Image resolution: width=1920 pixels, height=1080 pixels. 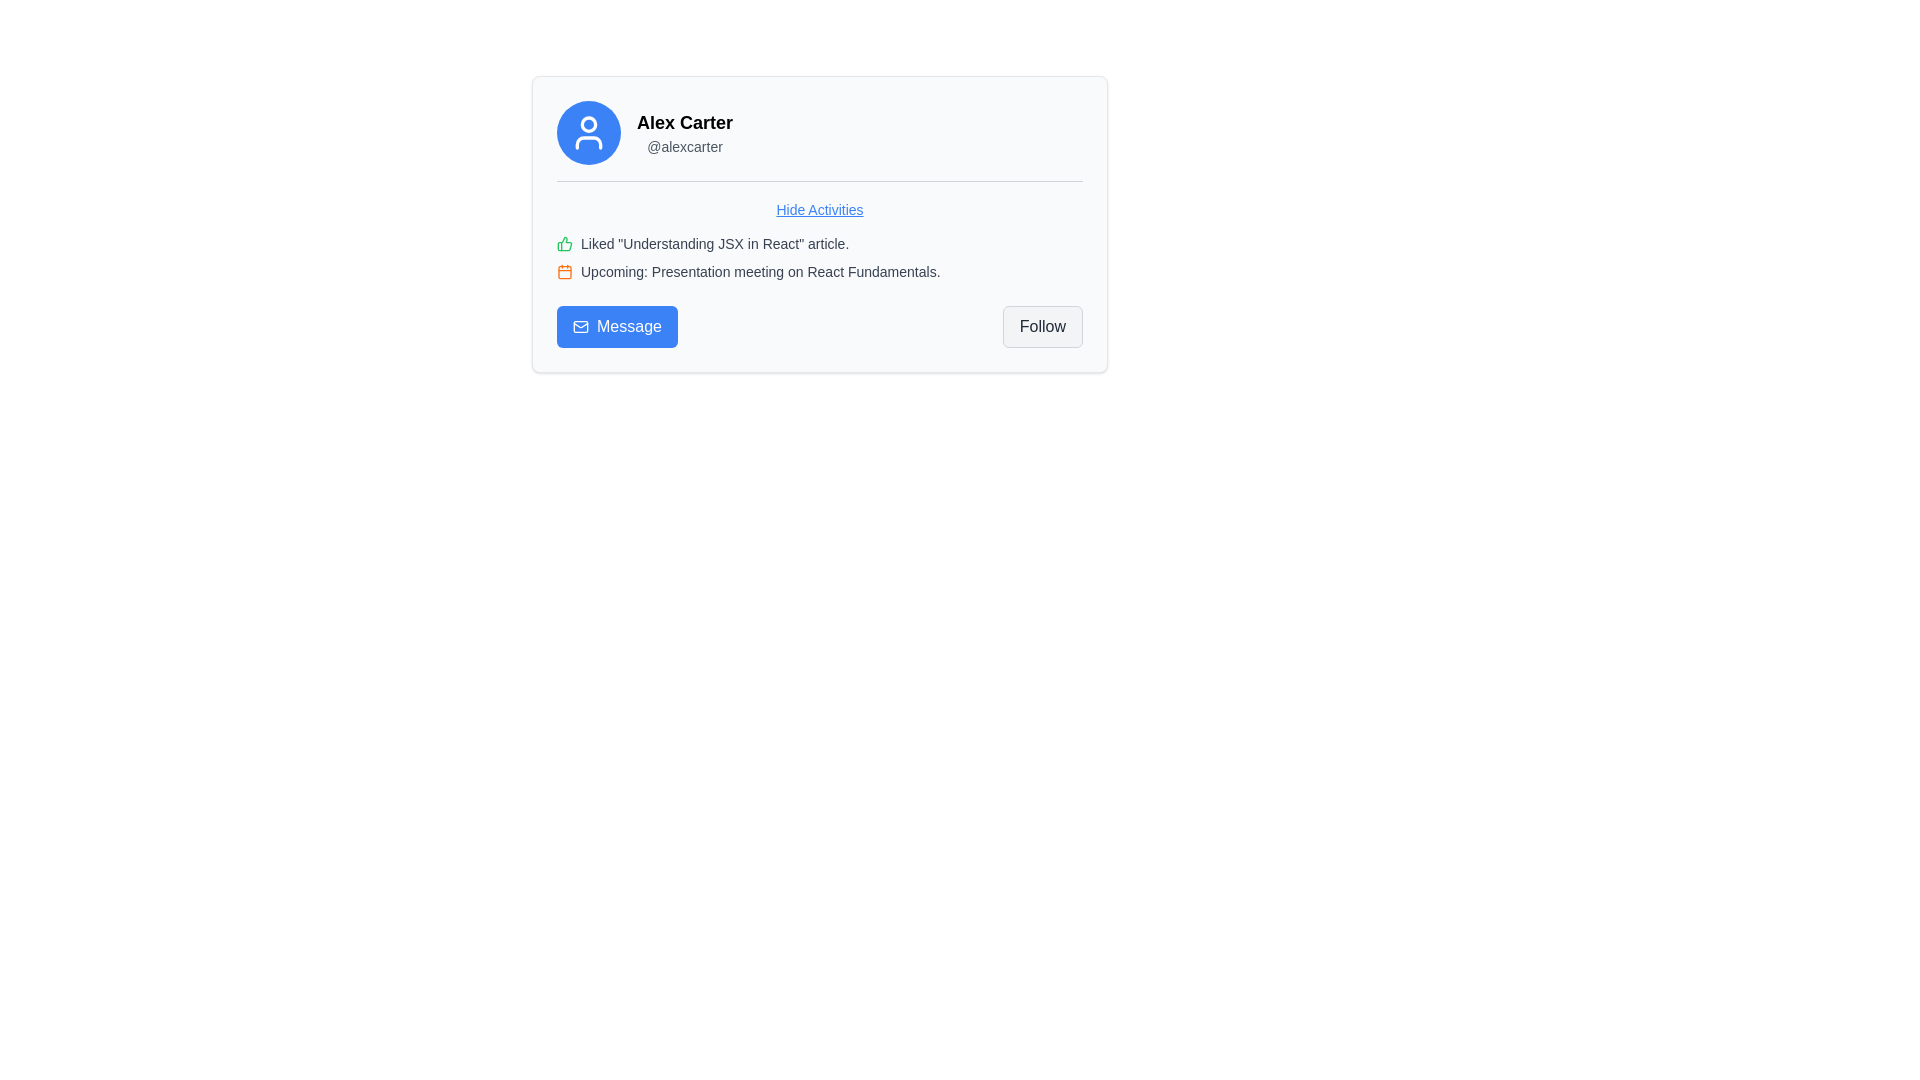 I want to click on the 'Alex Carter' text label at the top of the profile card, so click(x=685, y=123).